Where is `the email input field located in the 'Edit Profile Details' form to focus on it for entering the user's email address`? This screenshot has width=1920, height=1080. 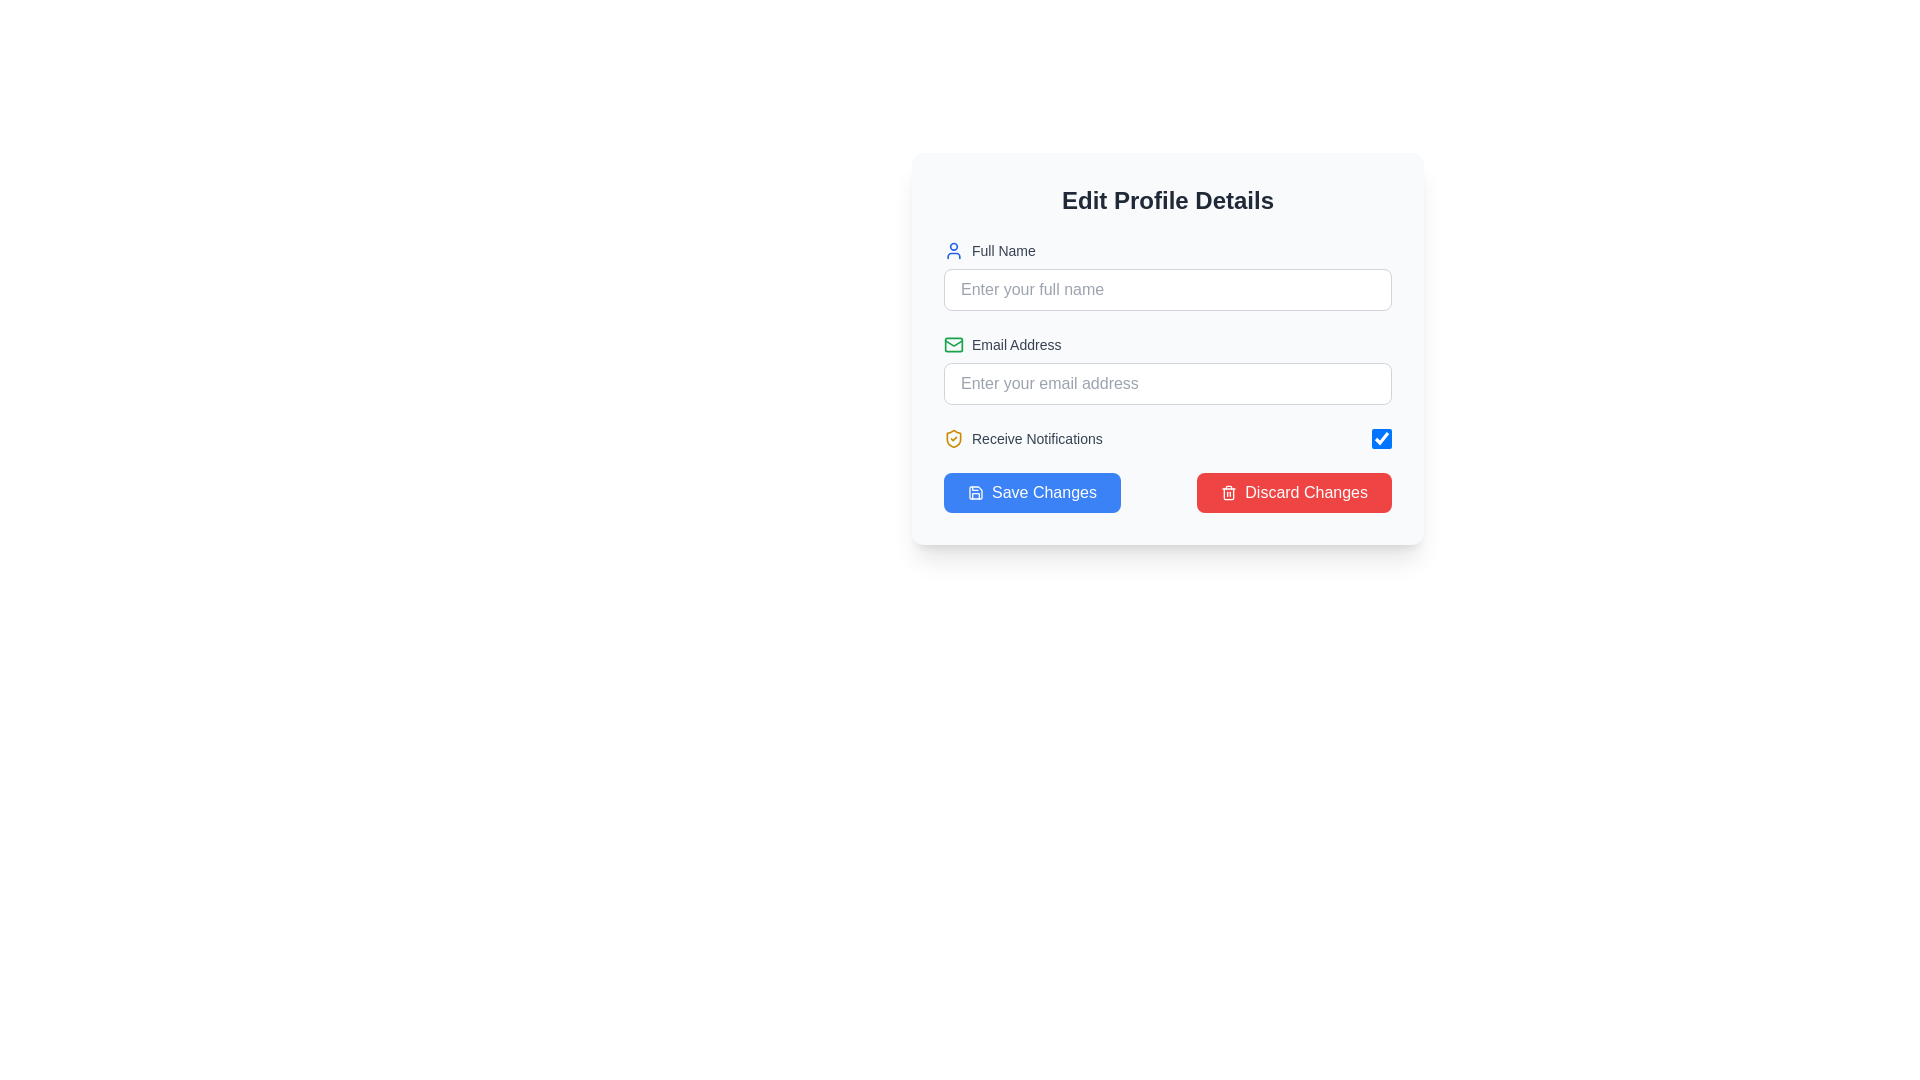
the email input field located in the 'Edit Profile Details' form to focus on it for entering the user's email address is located at coordinates (1167, 370).